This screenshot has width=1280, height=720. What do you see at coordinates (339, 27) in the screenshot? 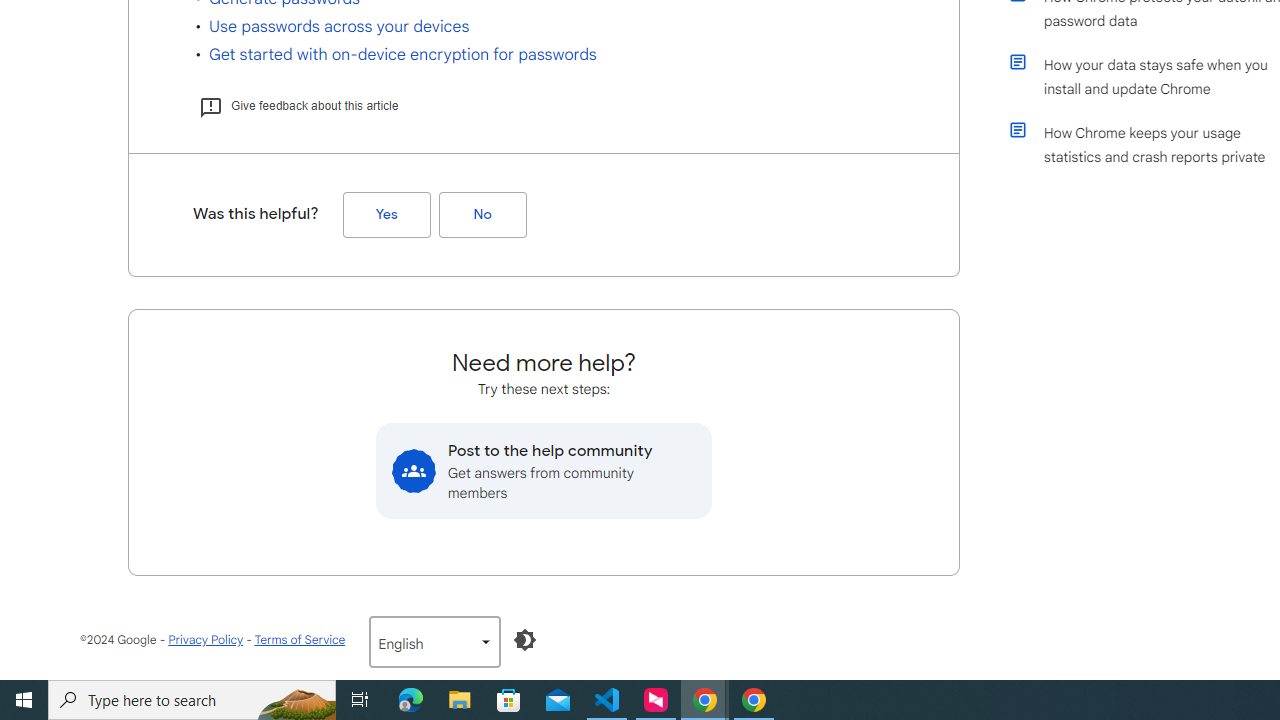
I see `'Use passwords across your devices'` at bounding box center [339, 27].